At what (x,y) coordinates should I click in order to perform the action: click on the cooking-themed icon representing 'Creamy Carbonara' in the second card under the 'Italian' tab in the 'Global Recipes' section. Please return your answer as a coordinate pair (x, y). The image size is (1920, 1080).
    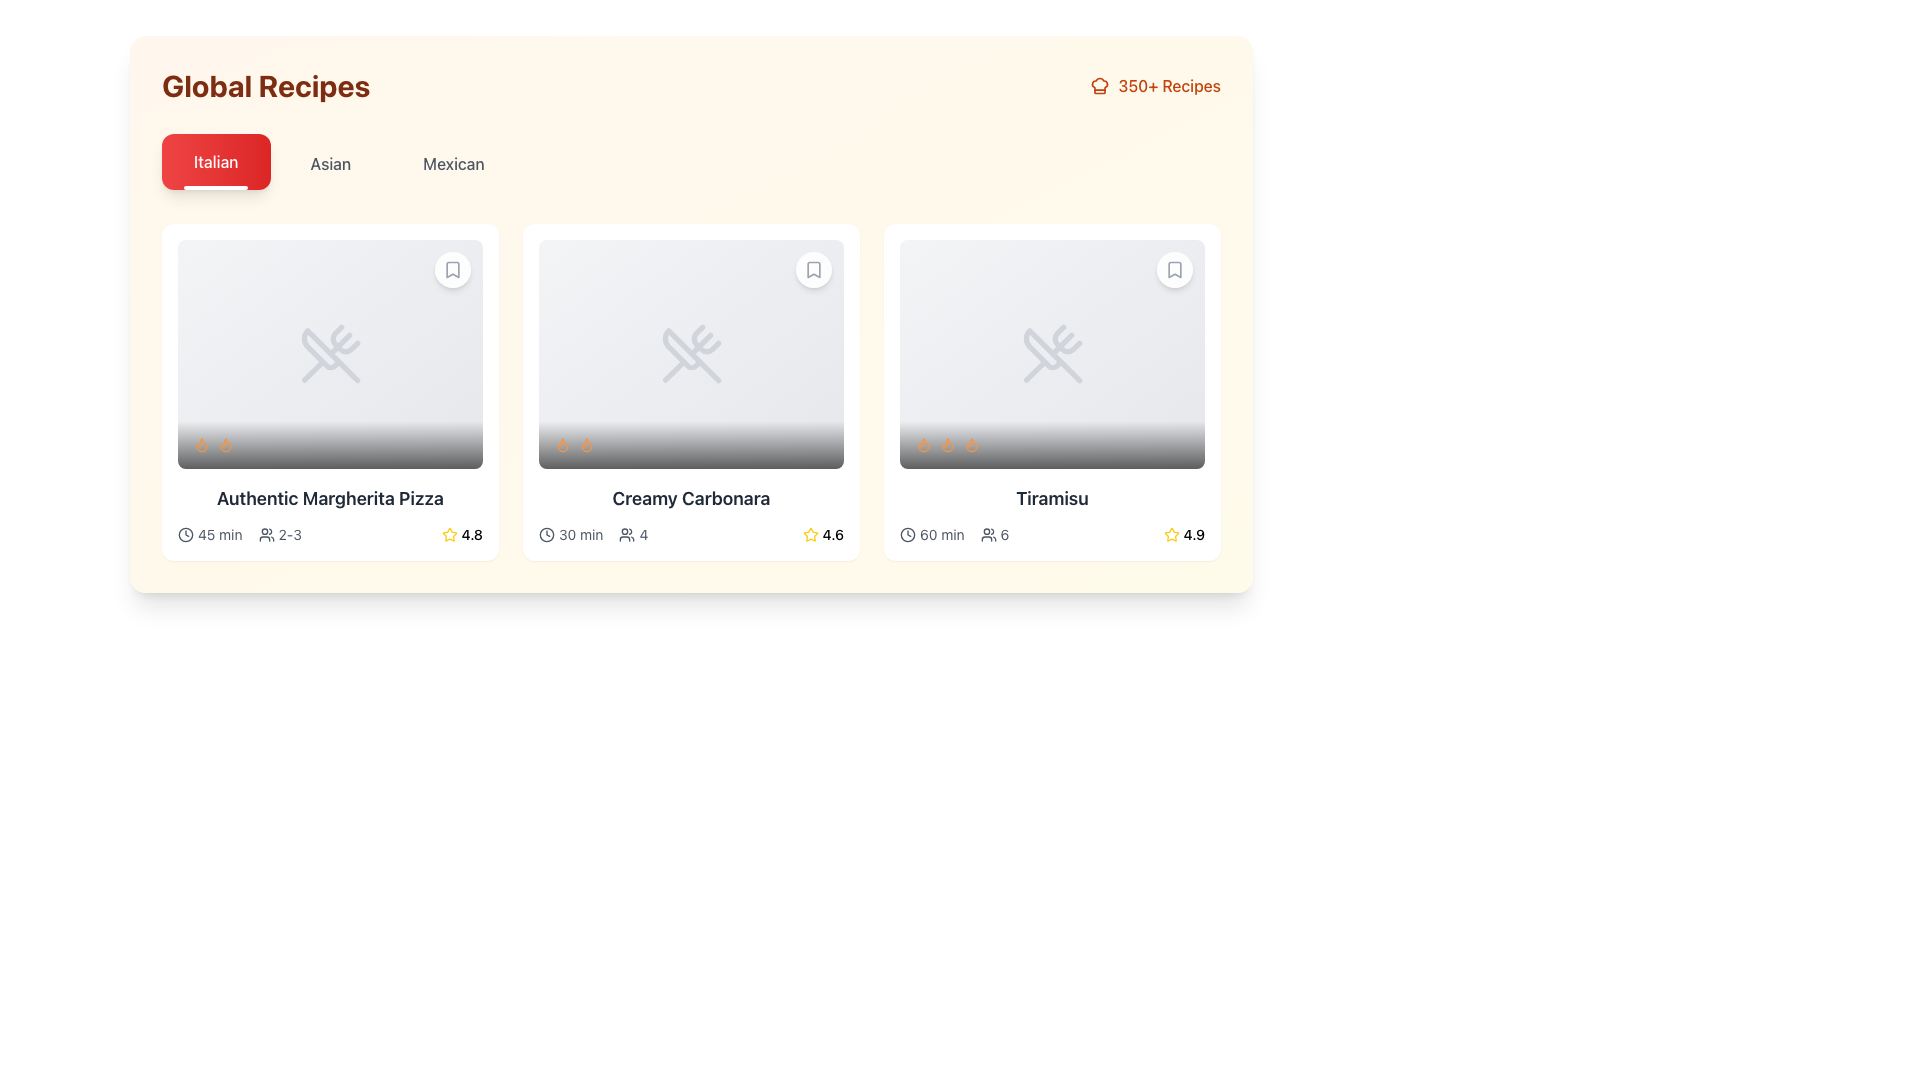
    Looking at the image, I should click on (691, 353).